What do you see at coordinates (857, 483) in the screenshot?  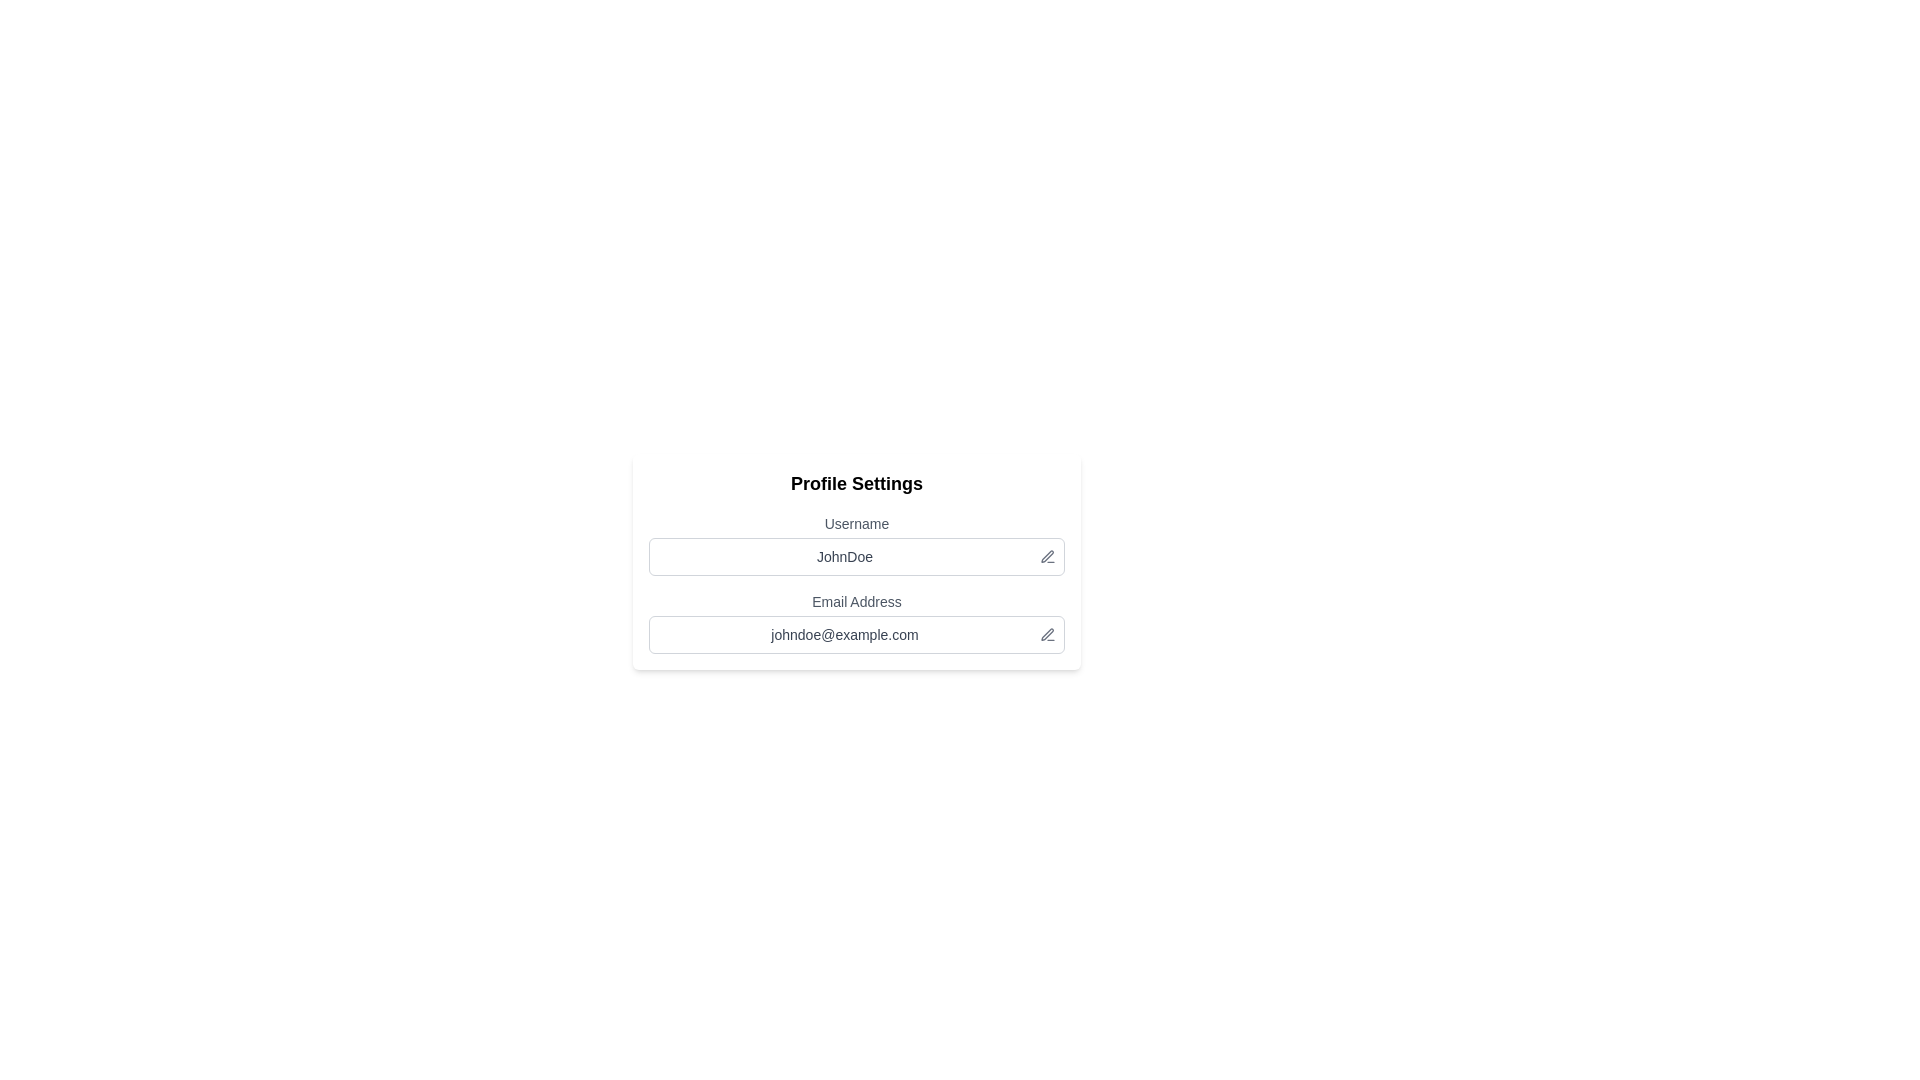 I see `the 'Profile Settings' text label which is styled as a bold header at the top of the card interface` at bounding box center [857, 483].